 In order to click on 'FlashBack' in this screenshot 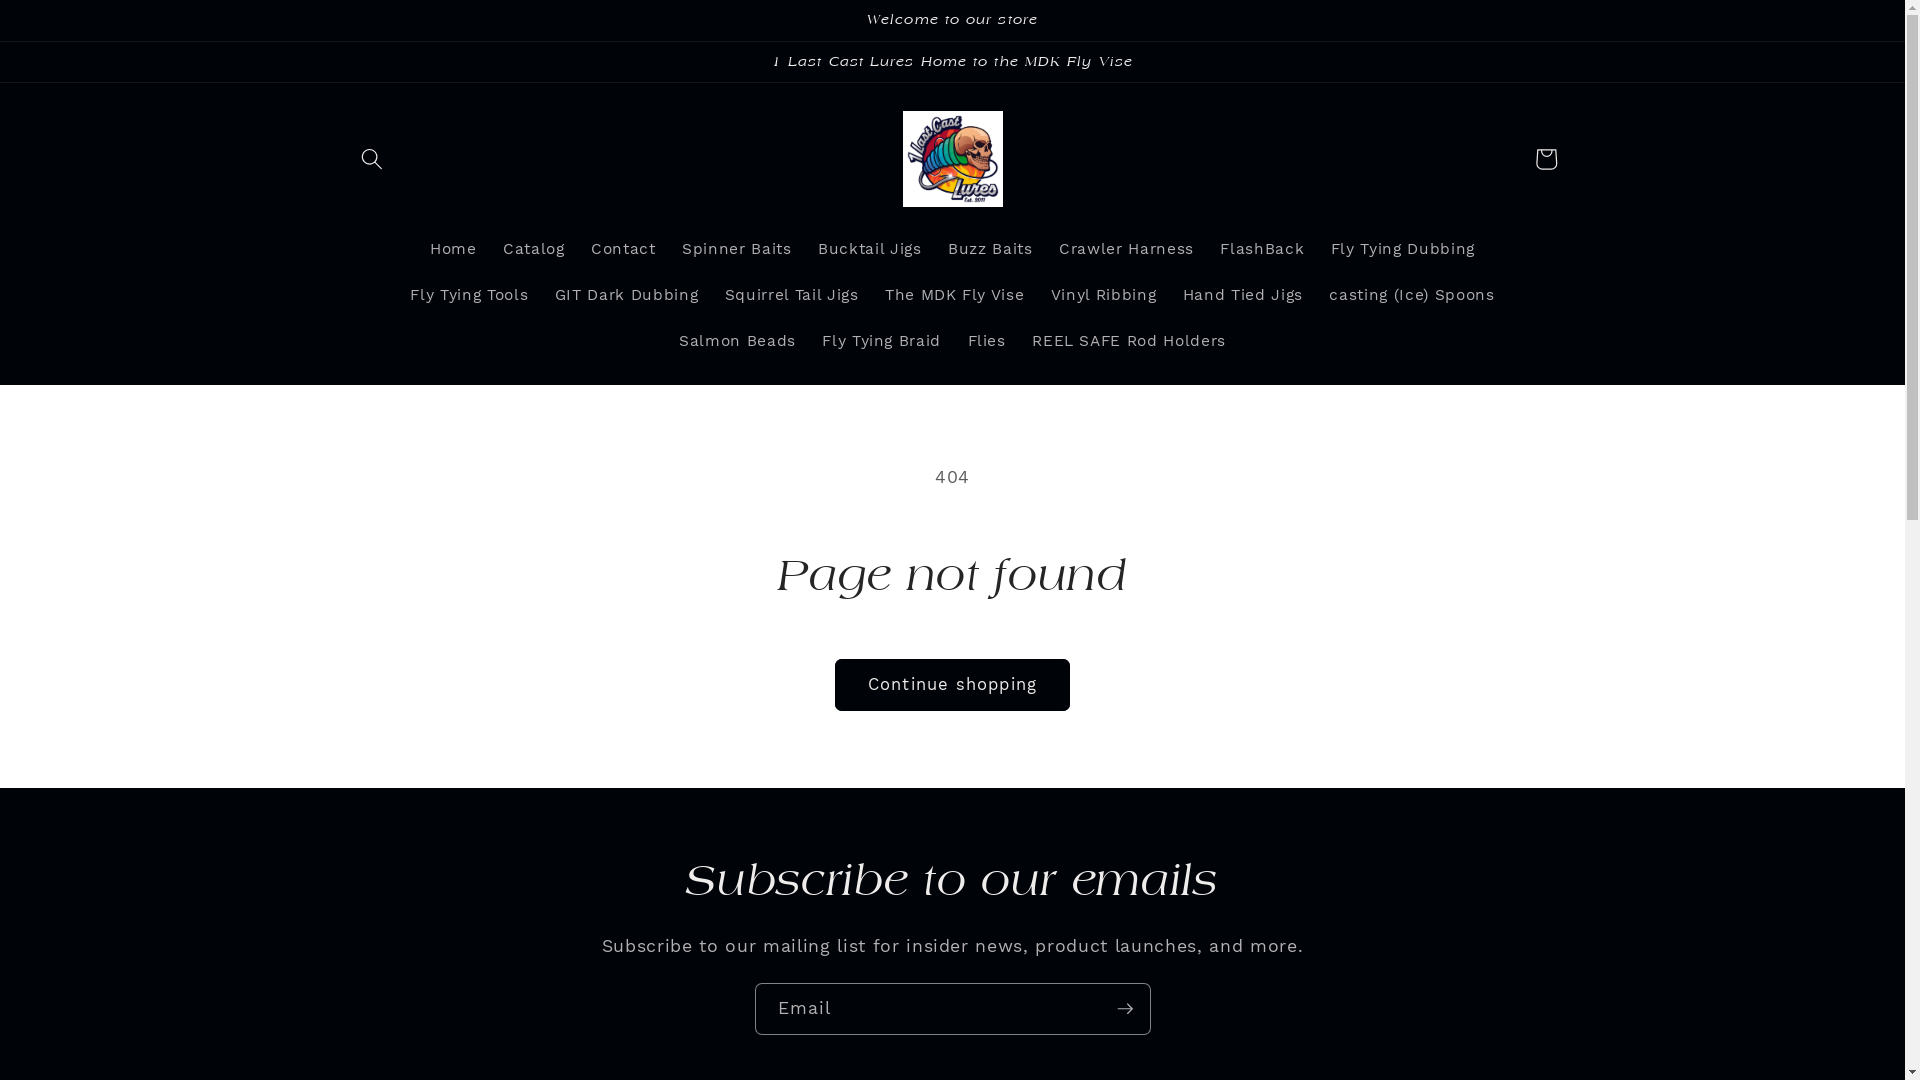, I will do `click(1261, 249)`.